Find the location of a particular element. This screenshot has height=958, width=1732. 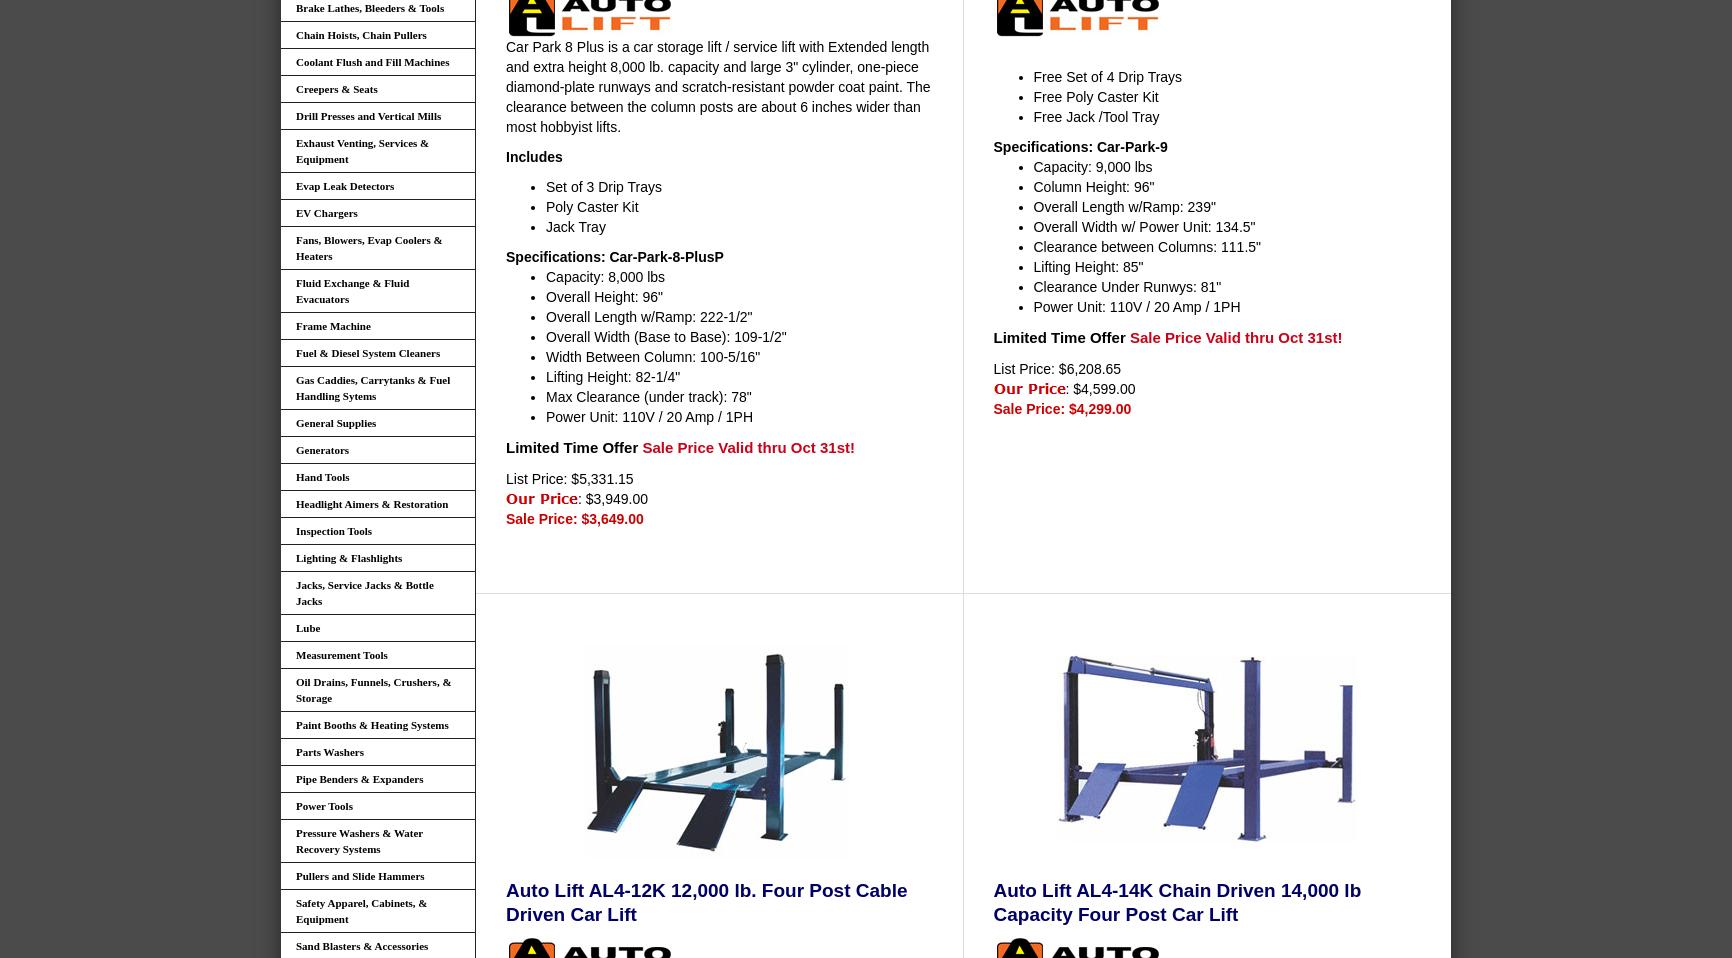

'Frame Machine' is located at coordinates (332, 325).